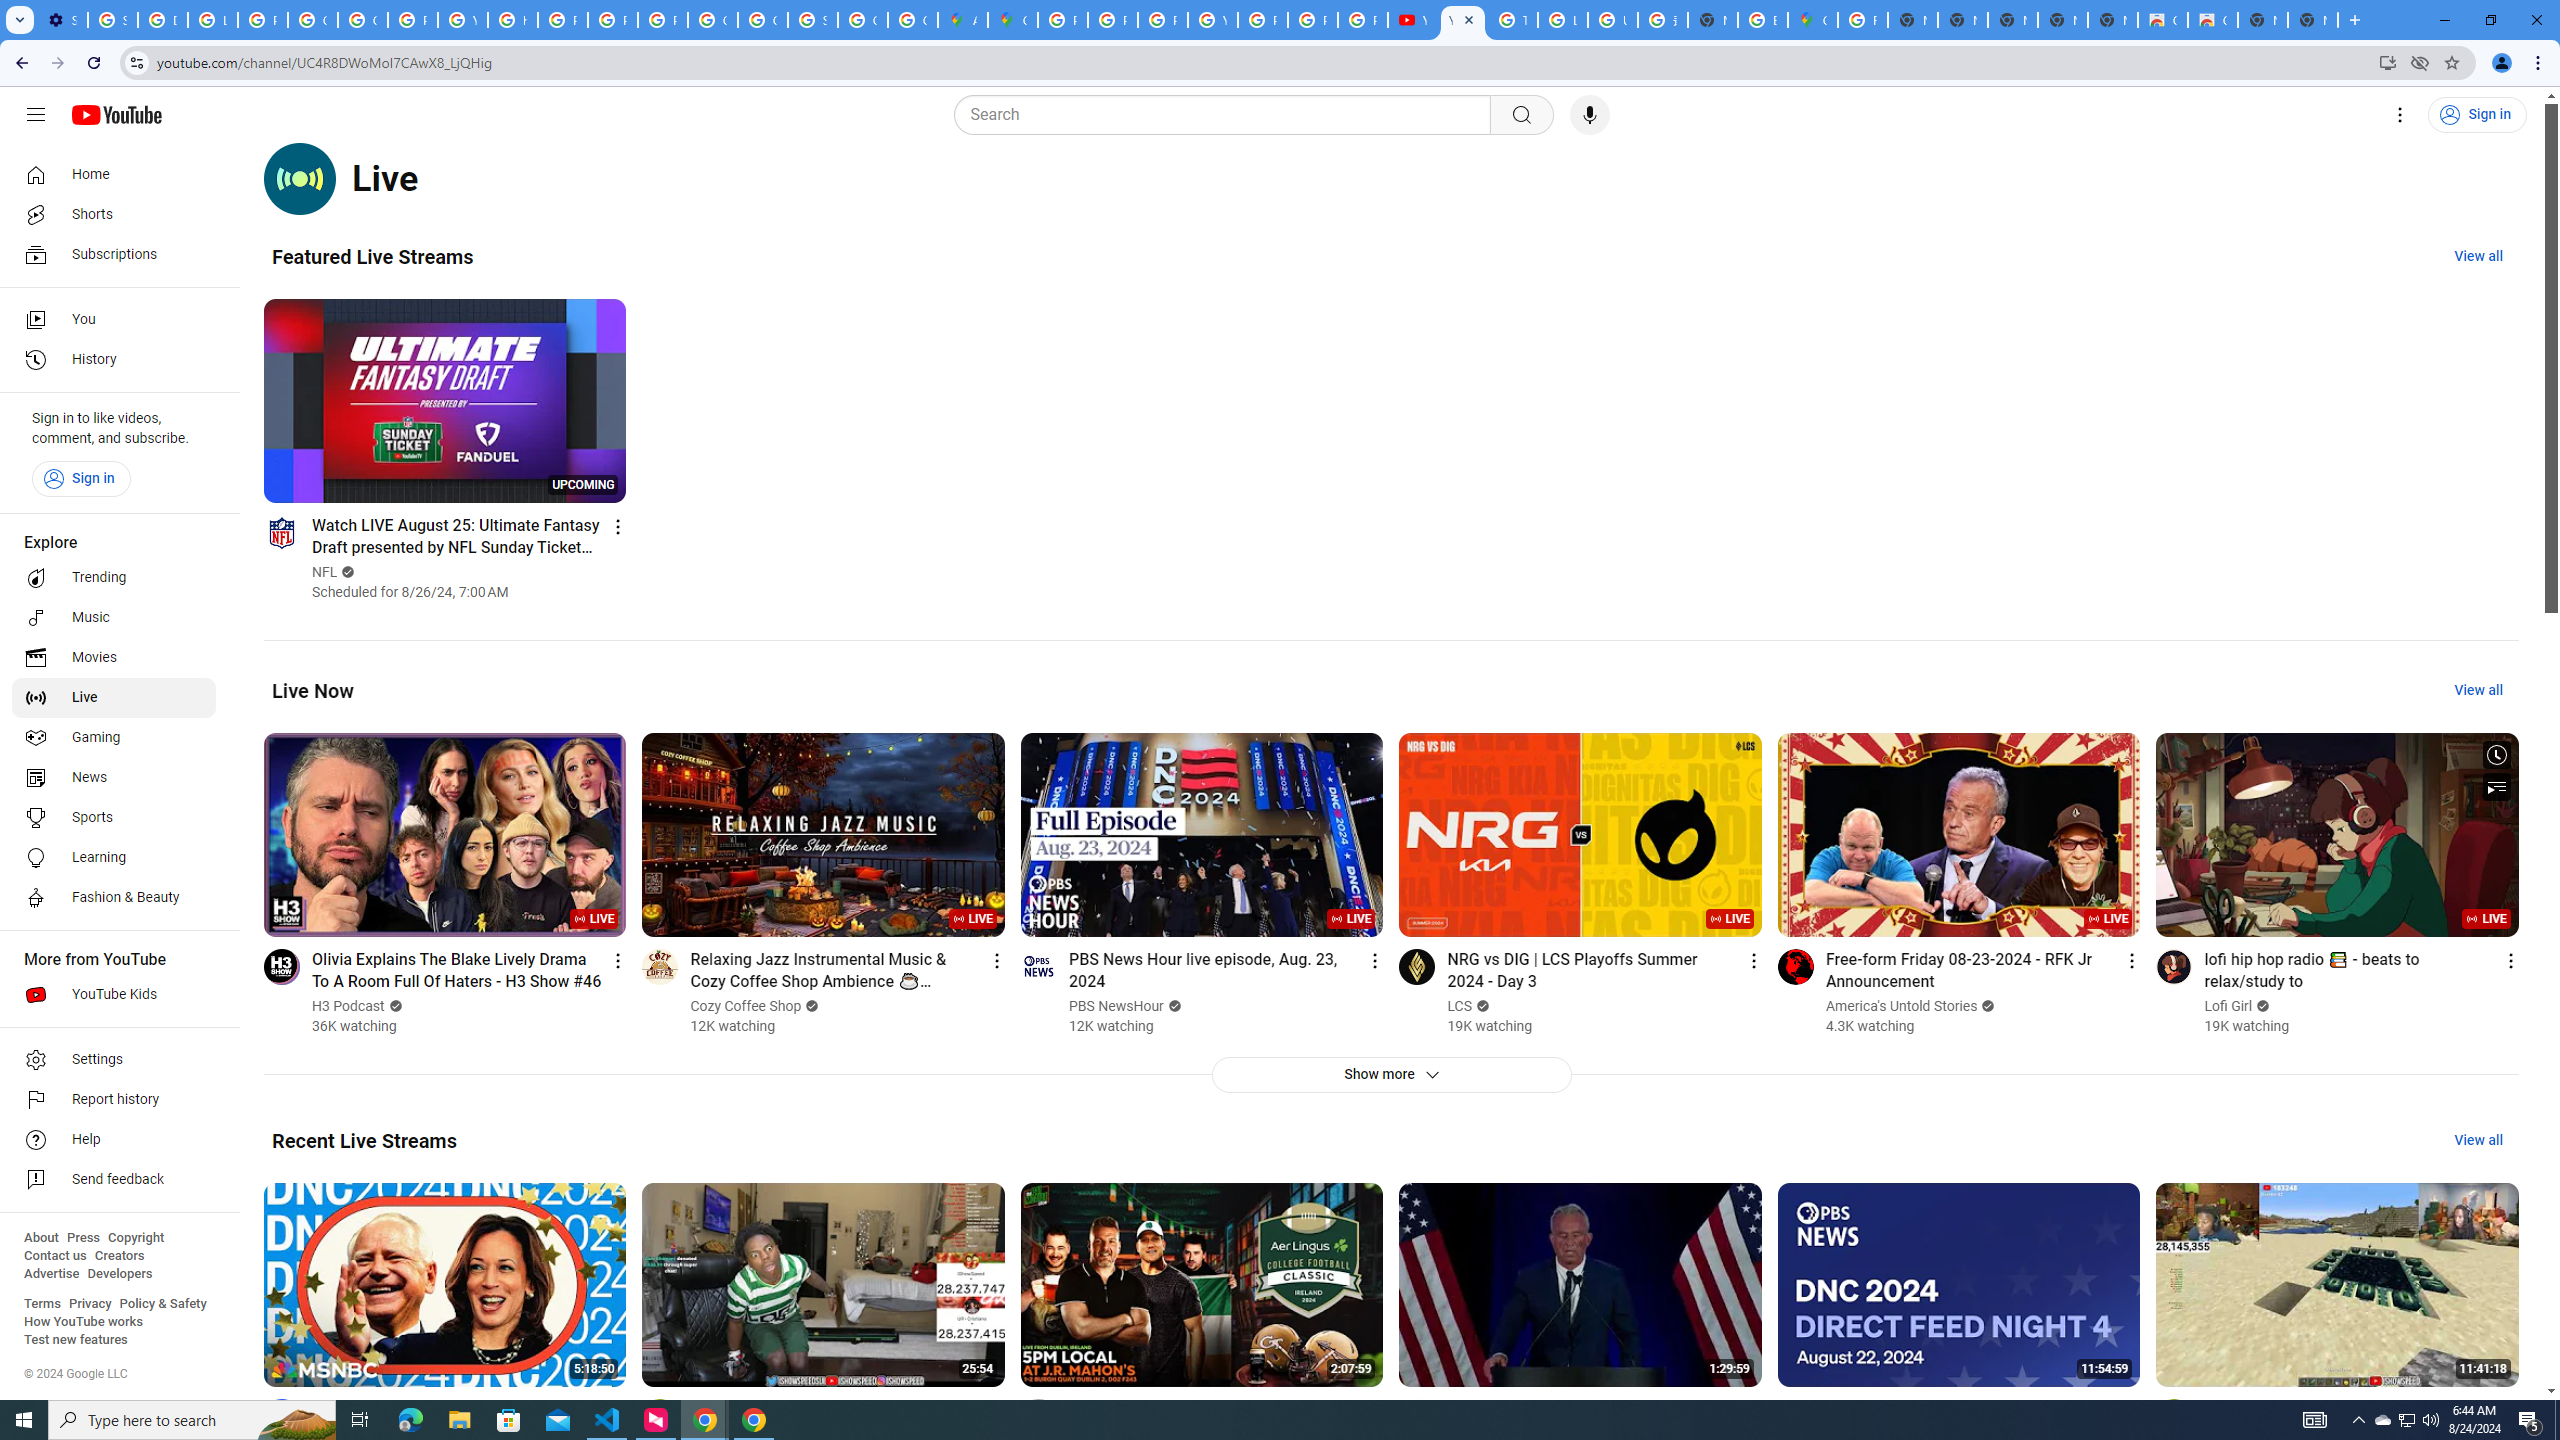 Image resolution: width=2560 pixels, height=1440 pixels. What do you see at coordinates (113, 1179) in the screenshot?
I see `'Send feedback'` at bounding box center [113, 1179].